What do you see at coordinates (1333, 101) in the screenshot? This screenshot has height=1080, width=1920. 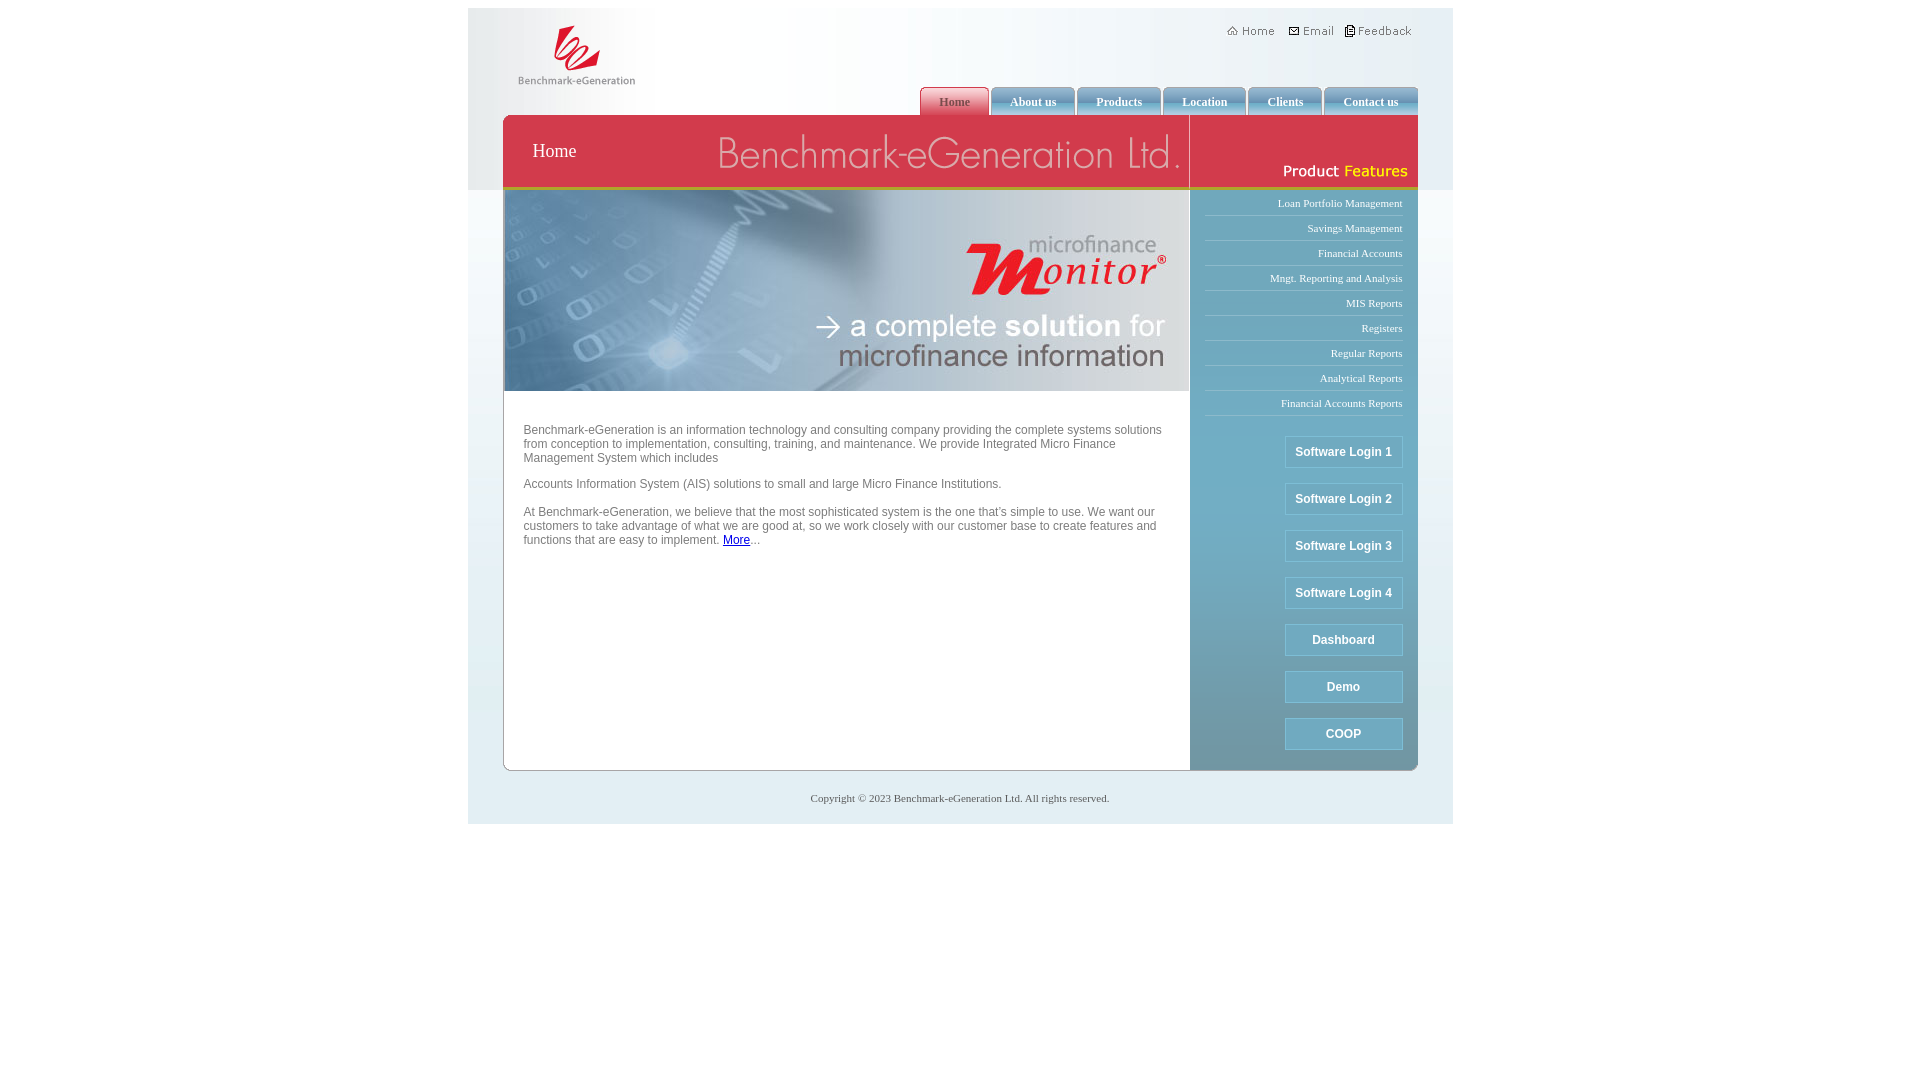 I see `'Contact us'` at bounding box center [1333, 101].